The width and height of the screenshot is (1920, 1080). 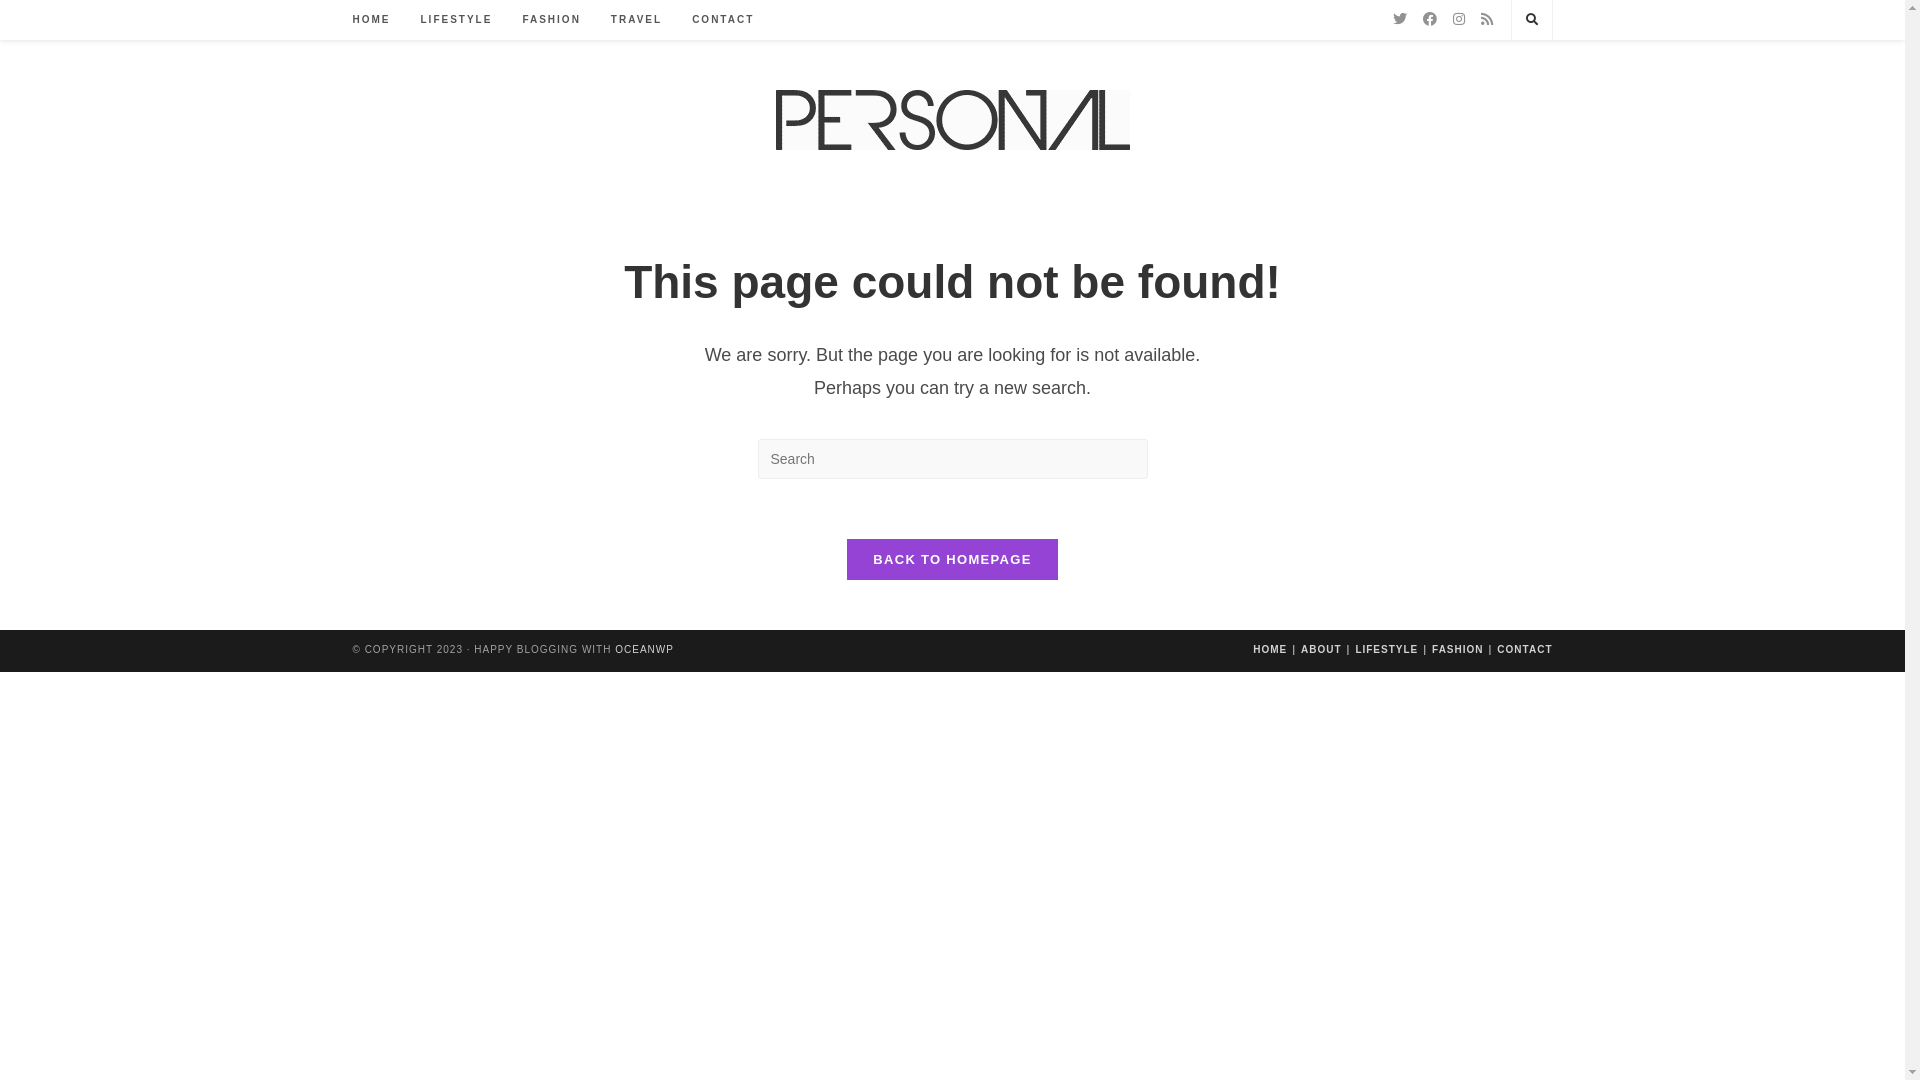 What do you see at coordinates (455, 19) in the screenshot?
I see `'LIFESTYLE'` at bounding box center [455, 19].